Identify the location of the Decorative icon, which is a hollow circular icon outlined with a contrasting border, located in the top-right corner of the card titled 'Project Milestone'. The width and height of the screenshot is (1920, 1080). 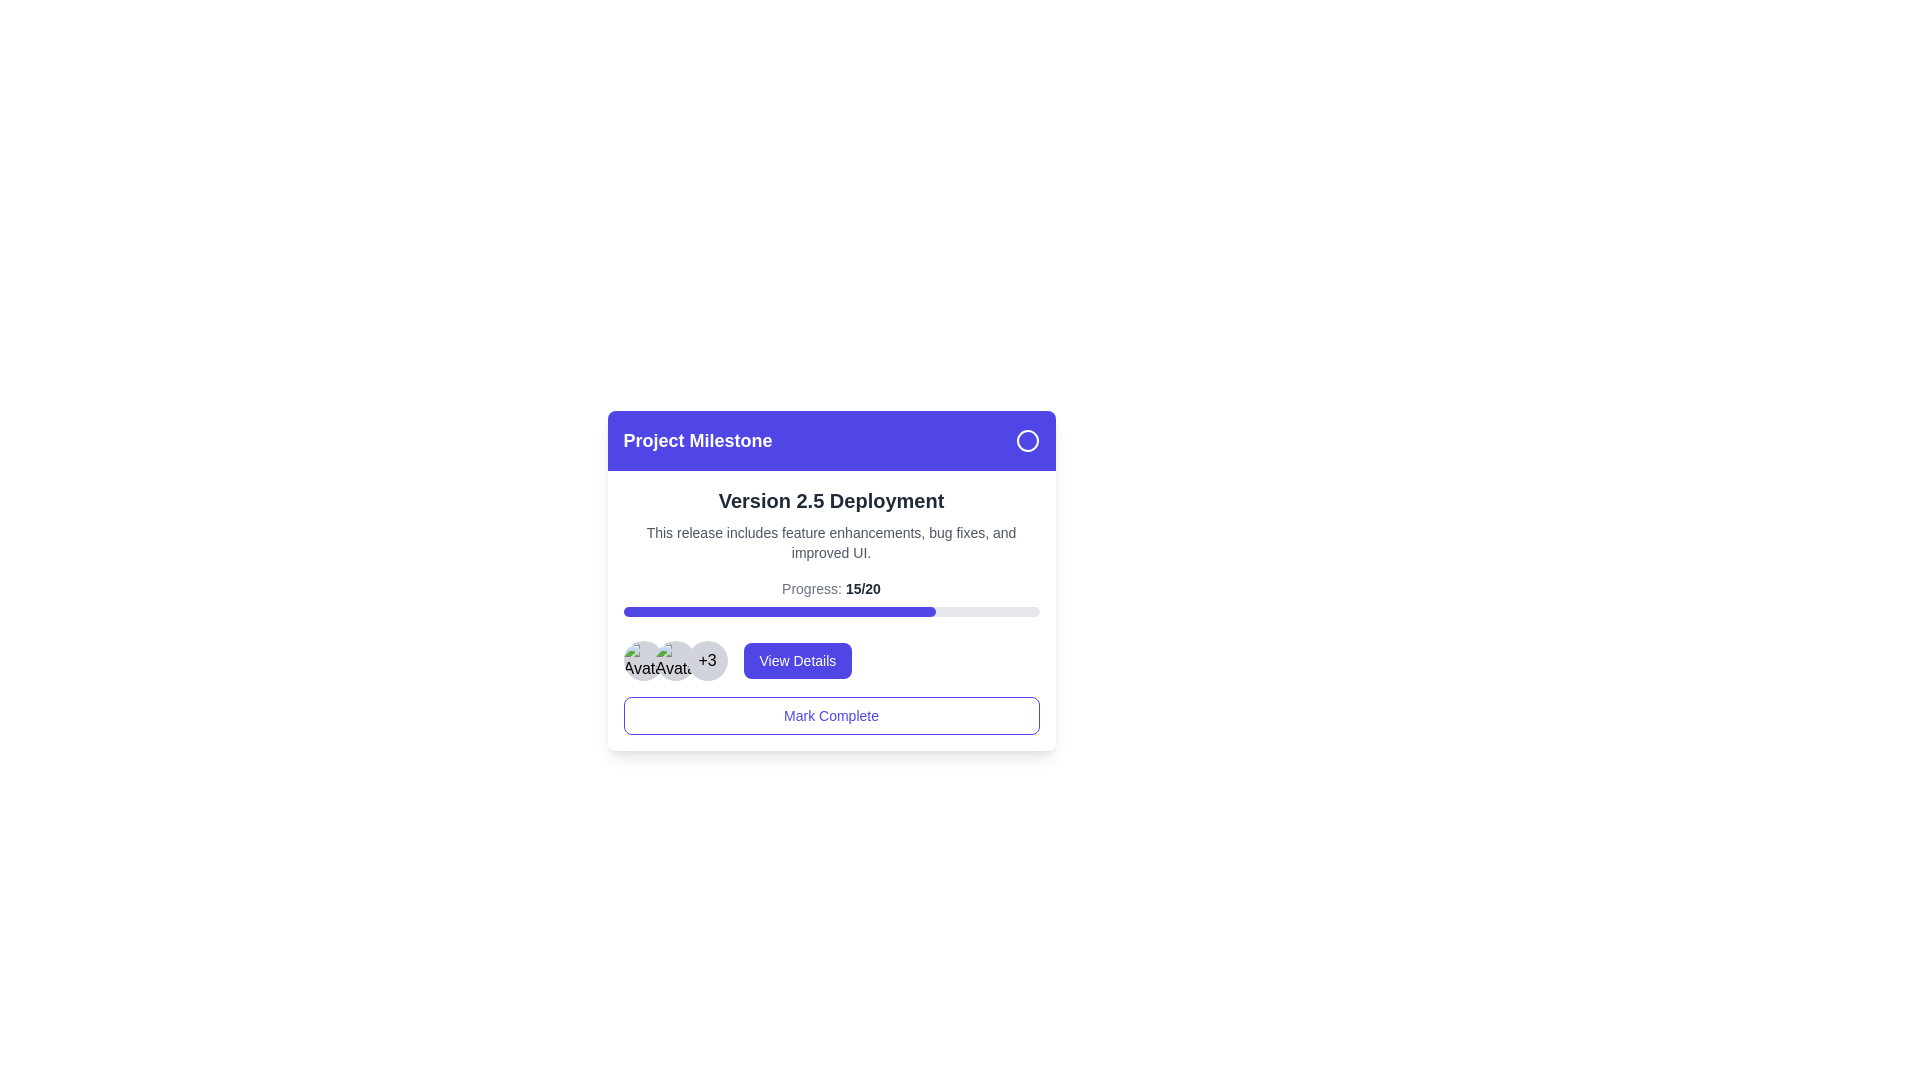
(1027, 439).